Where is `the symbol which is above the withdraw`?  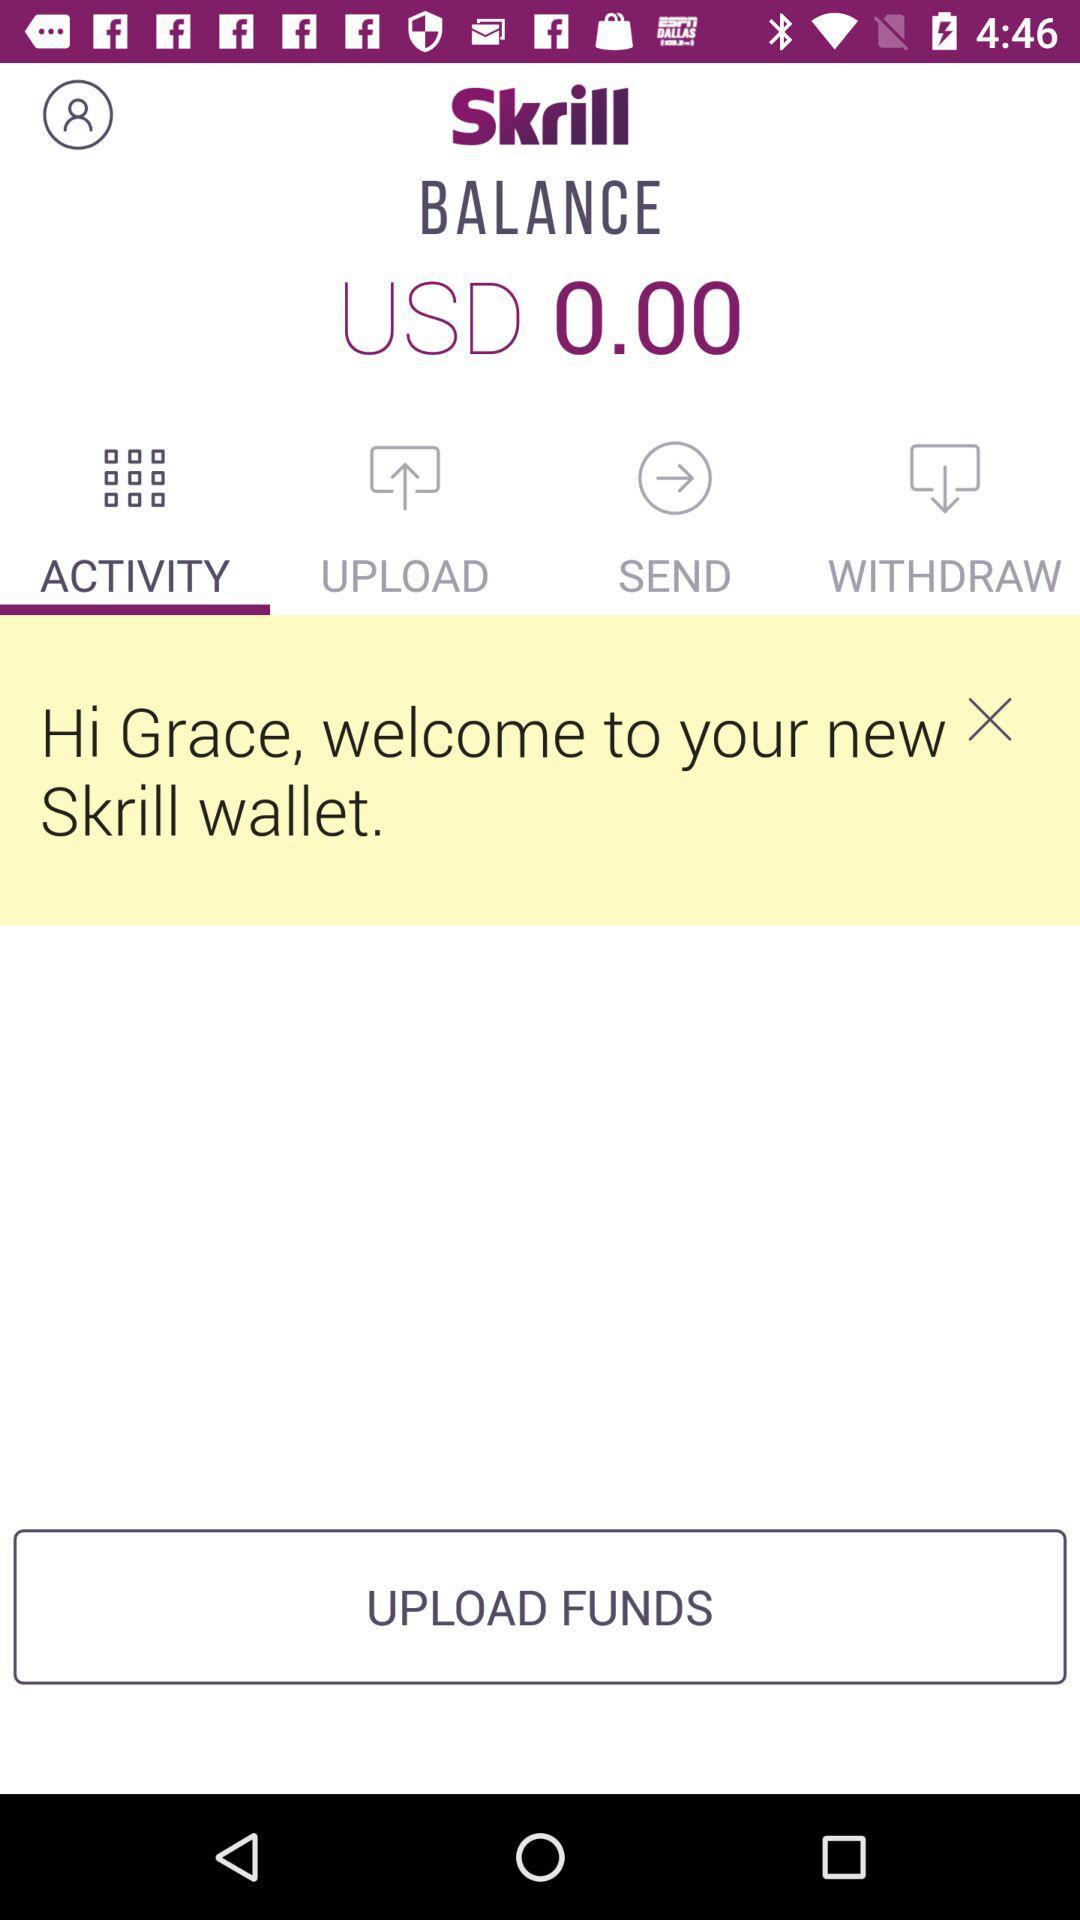 the symbol which is above the withdraw is located at coordinates (945, 477).